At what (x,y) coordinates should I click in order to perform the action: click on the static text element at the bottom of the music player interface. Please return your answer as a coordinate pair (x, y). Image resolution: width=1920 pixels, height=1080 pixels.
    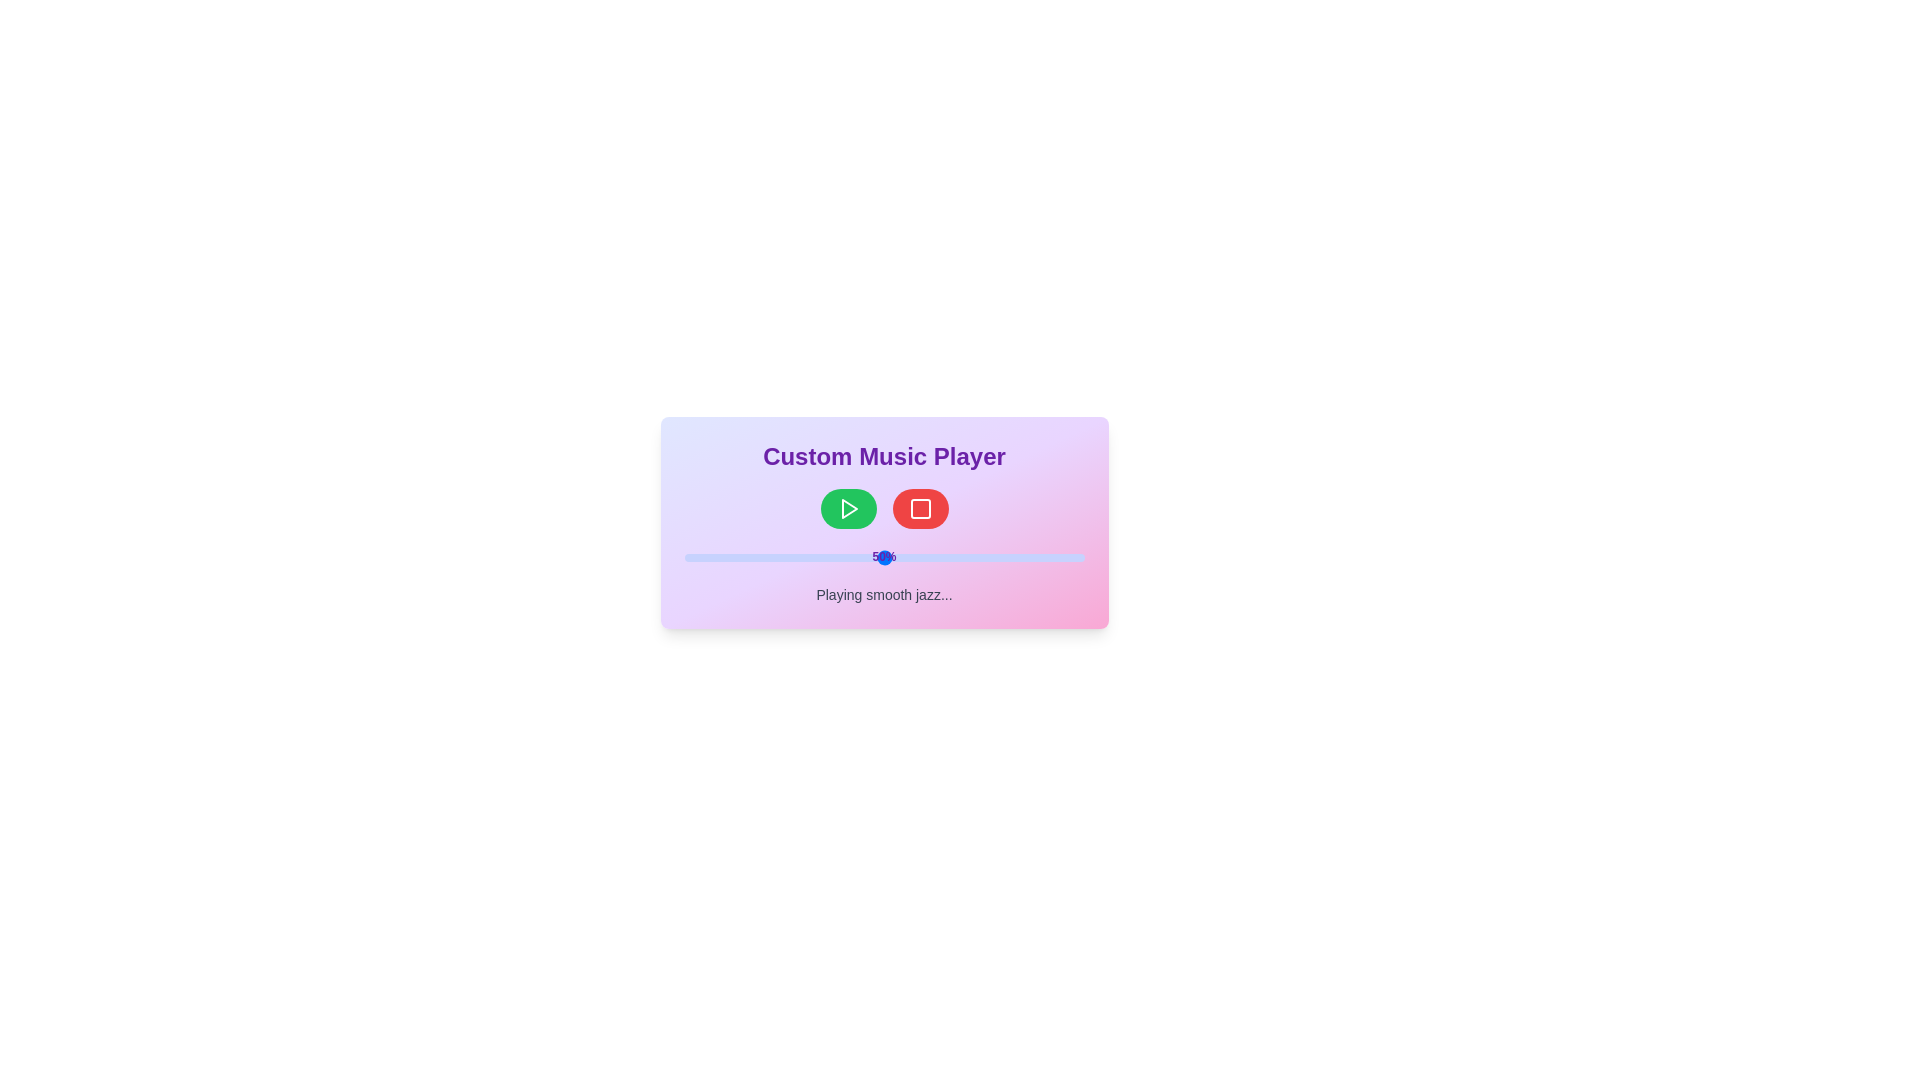
    Looking at the image, I should click on (883, 593).